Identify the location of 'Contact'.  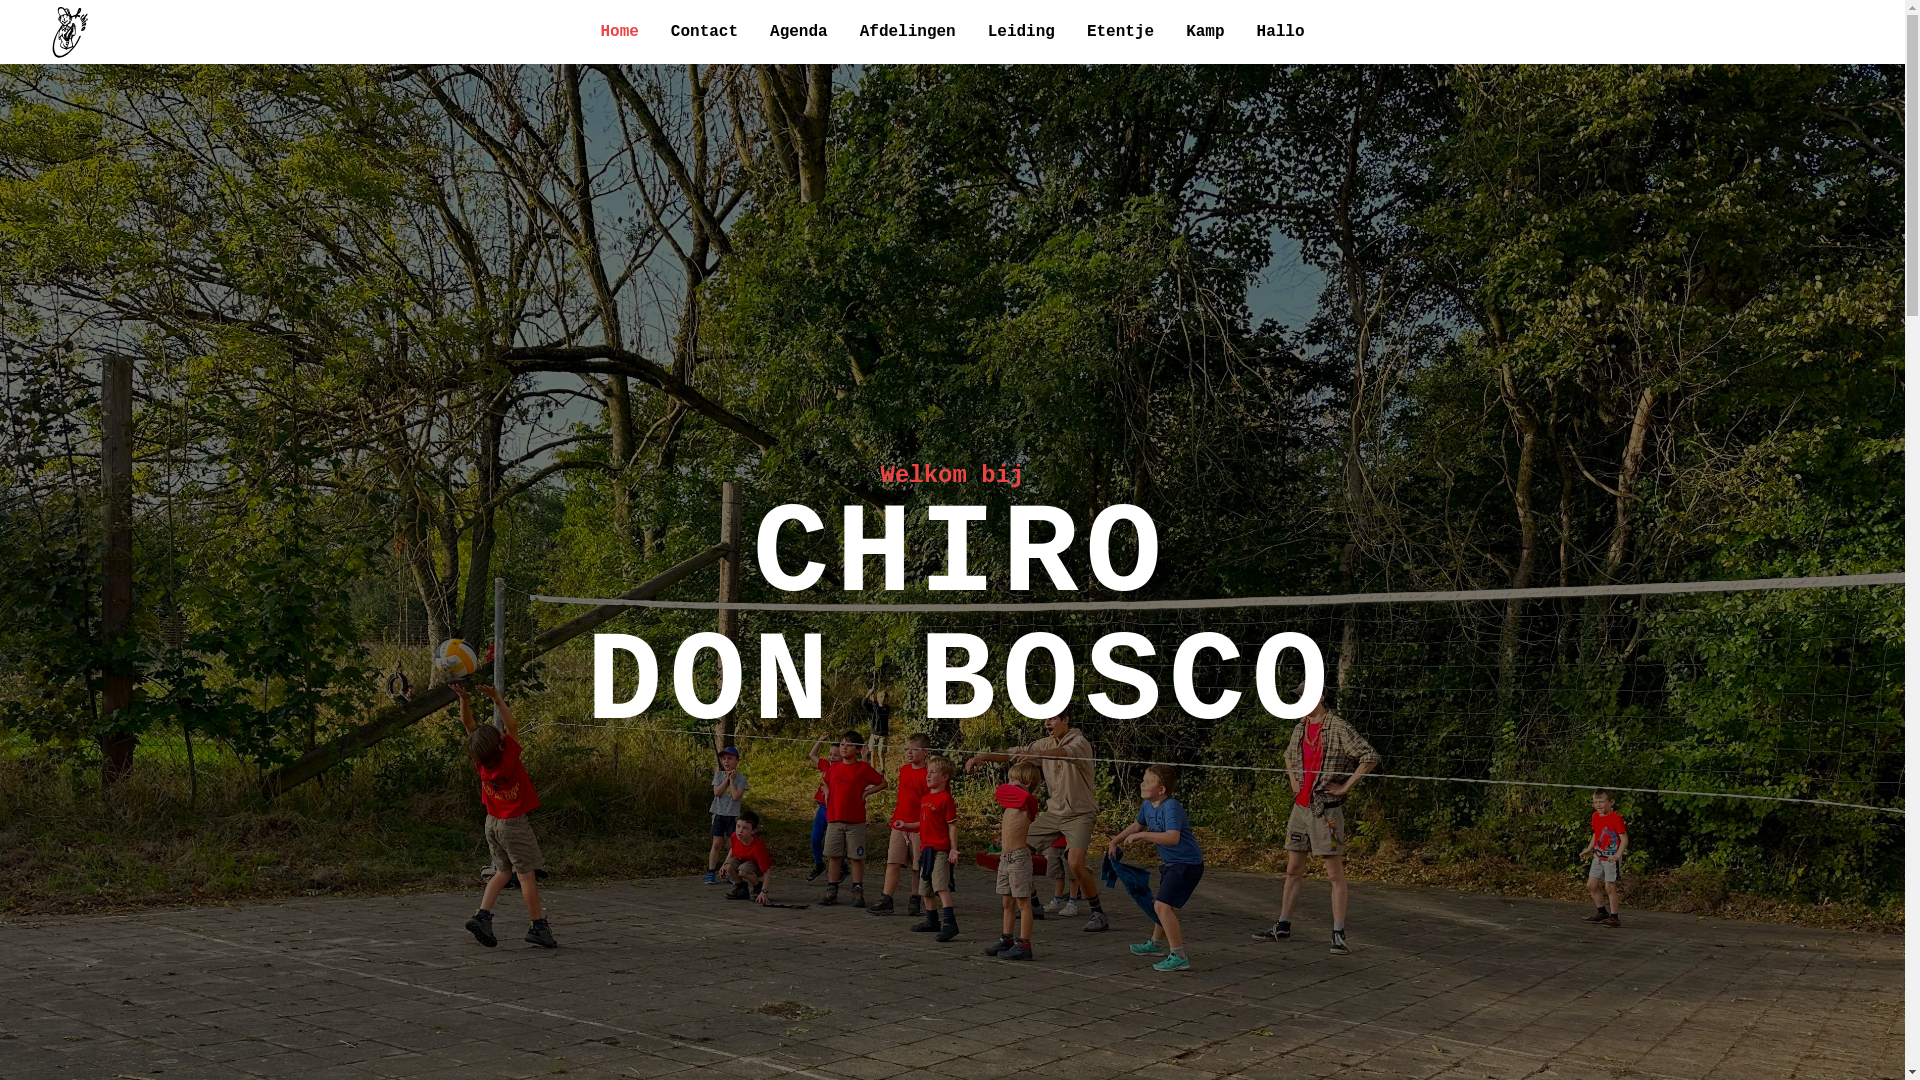
(704, 31).